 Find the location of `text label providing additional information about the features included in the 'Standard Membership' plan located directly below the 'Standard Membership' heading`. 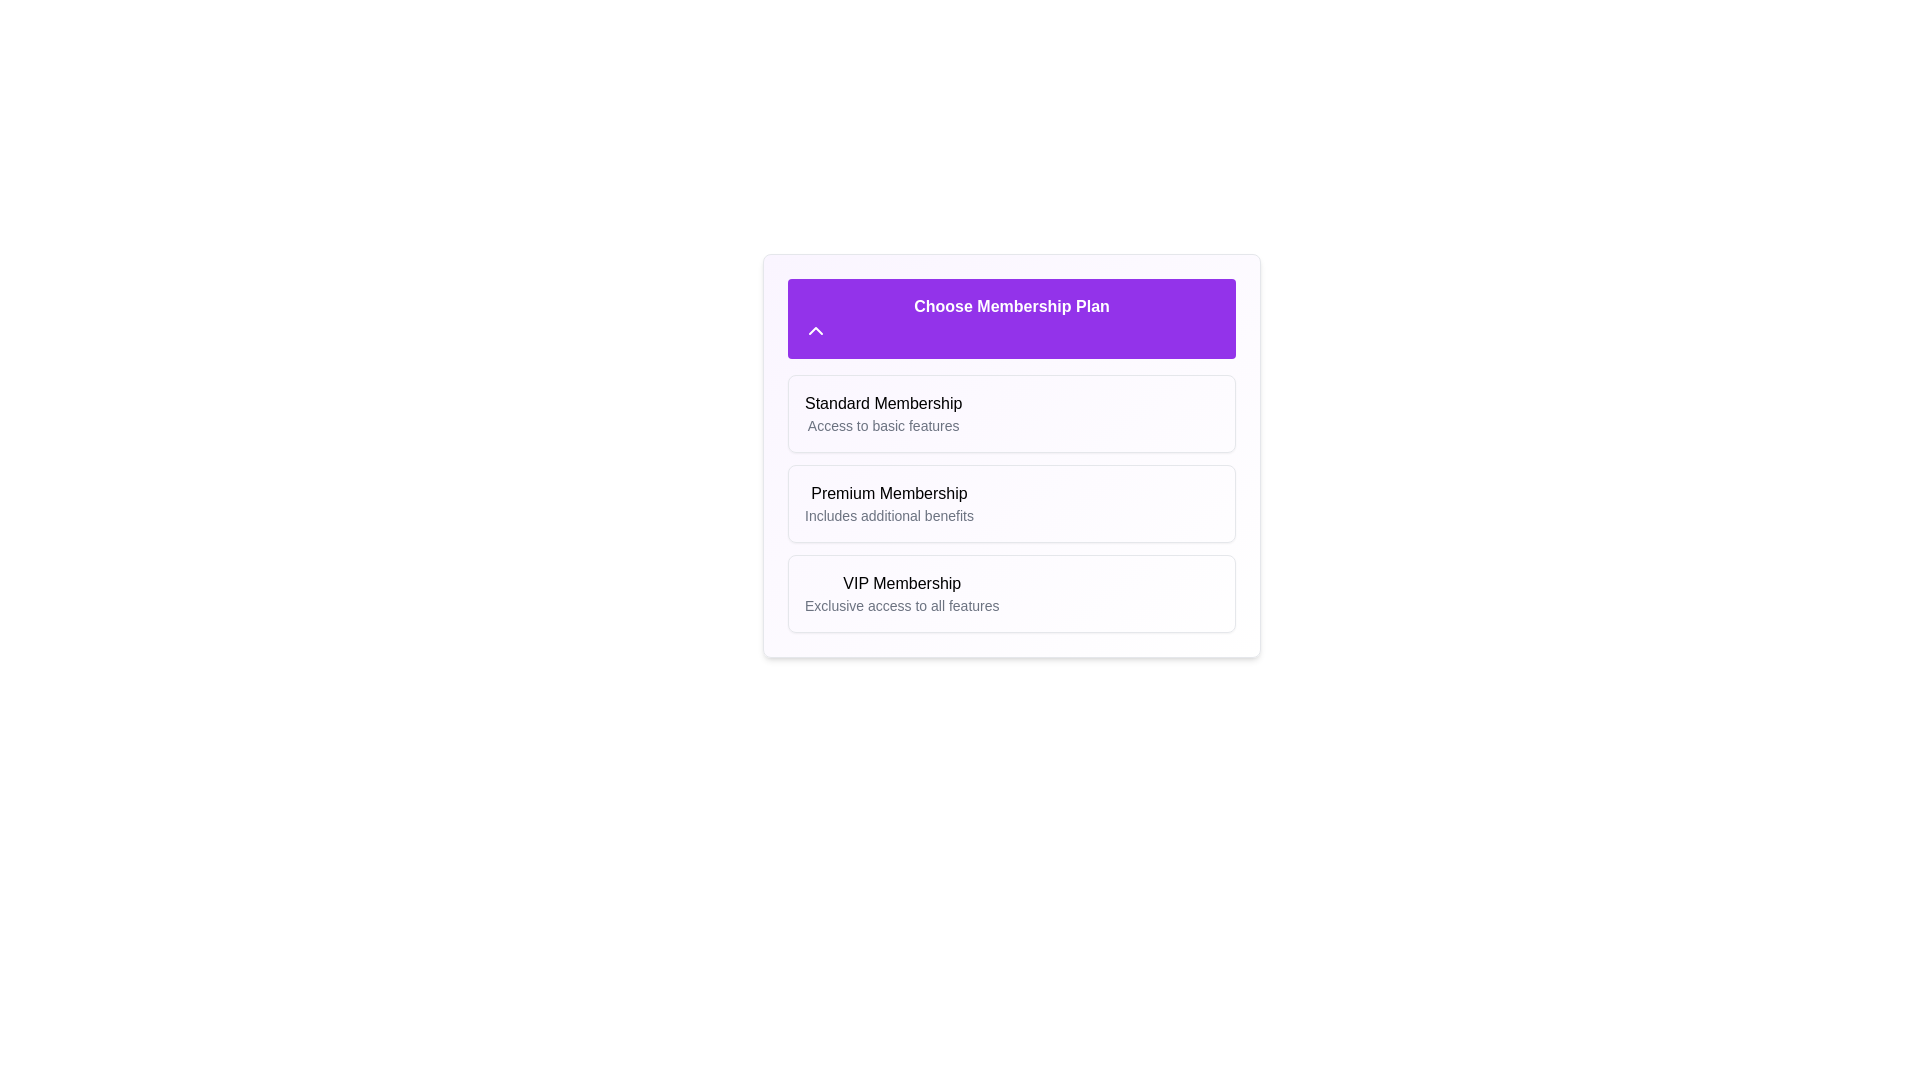

text label providing additional information about the features included in the 'Standard Membership' plan located directly below the 'Standard Membership' heading is located at coordinates (882, 424).